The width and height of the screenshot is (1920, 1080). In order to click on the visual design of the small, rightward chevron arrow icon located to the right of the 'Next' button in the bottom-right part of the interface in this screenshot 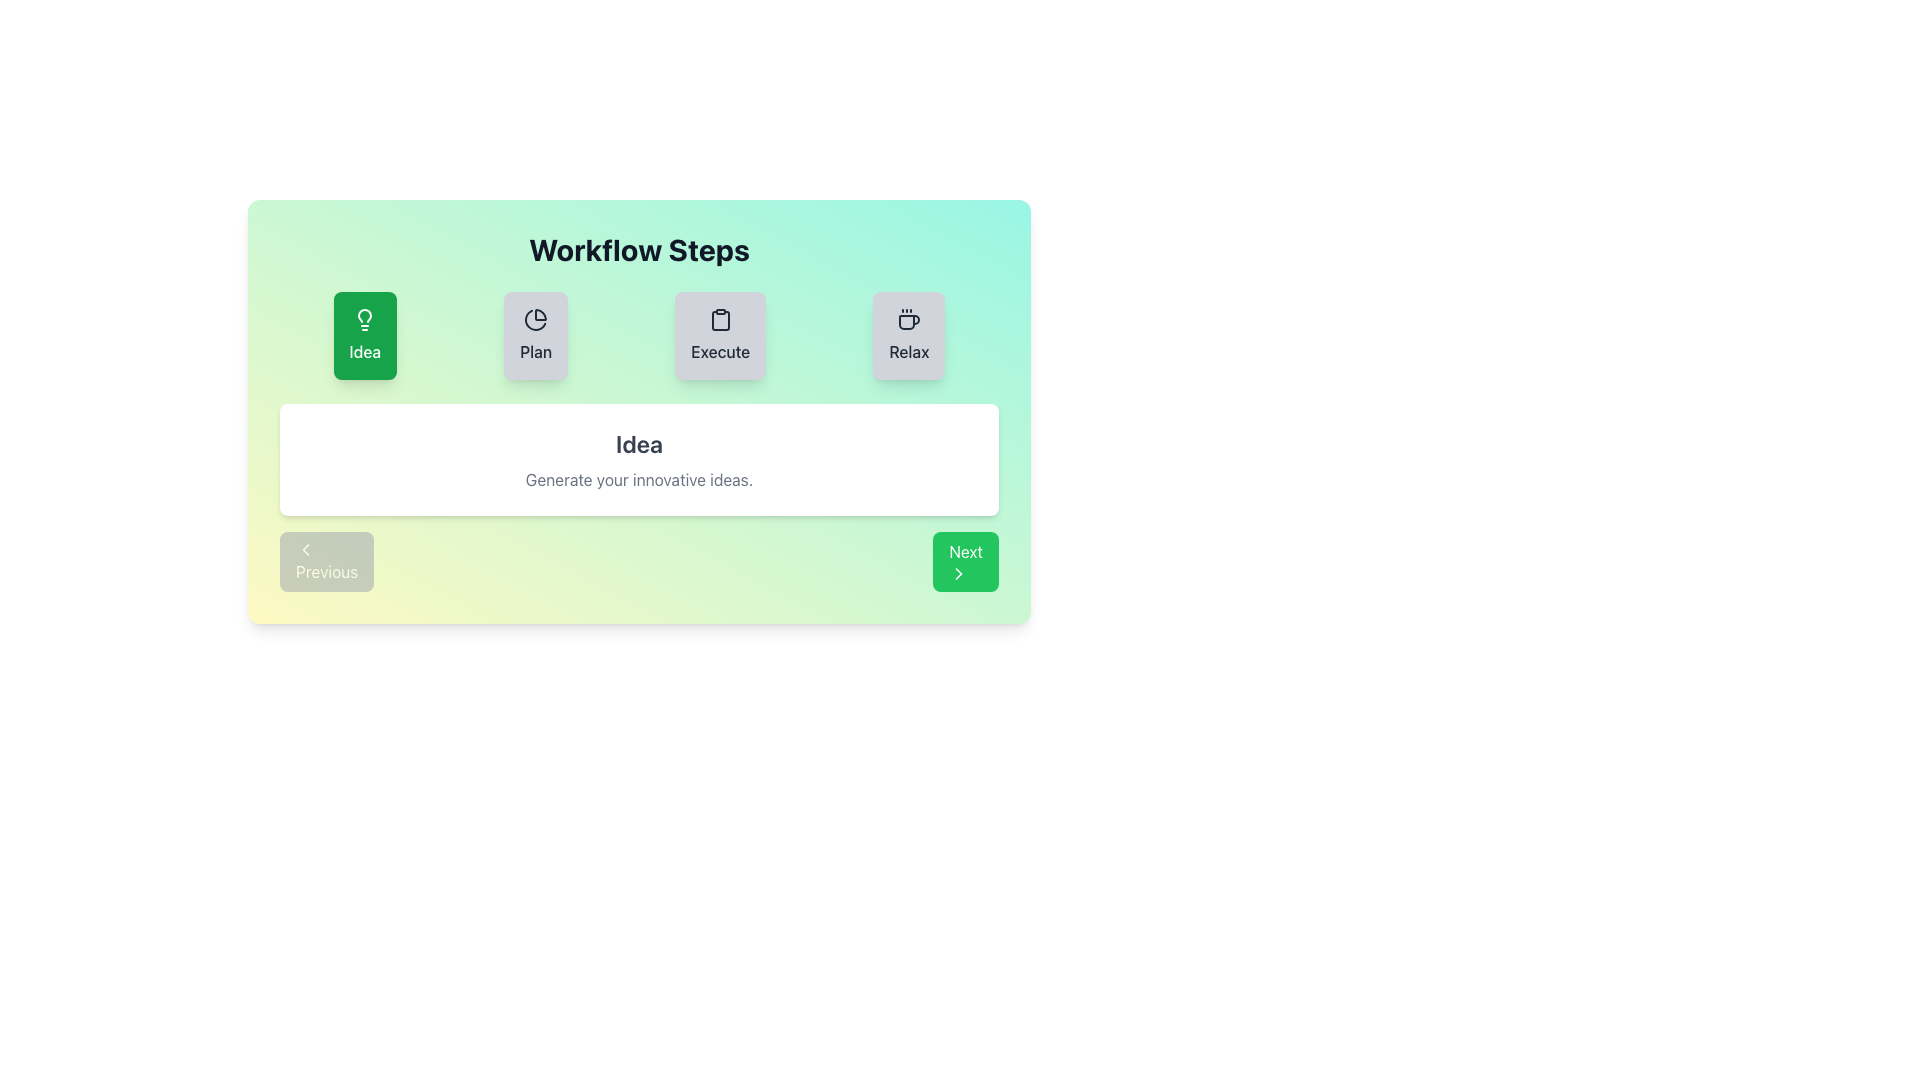, I will do `click(958, 574)`.